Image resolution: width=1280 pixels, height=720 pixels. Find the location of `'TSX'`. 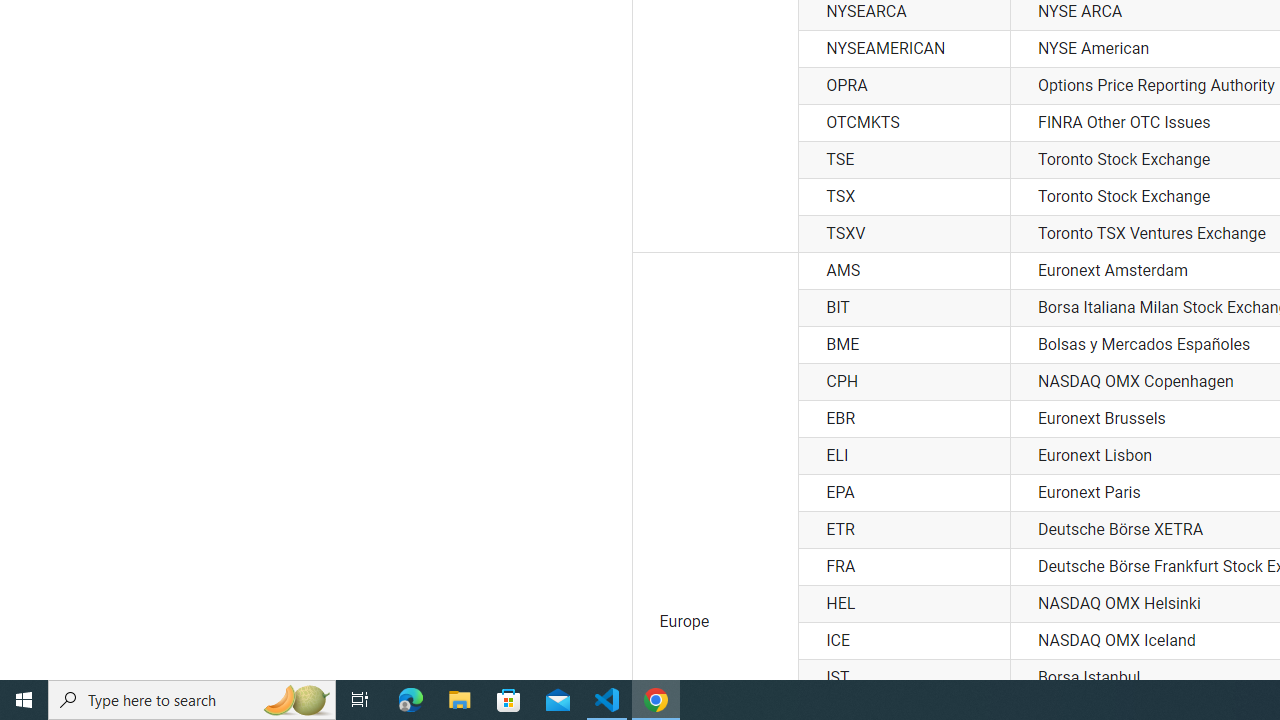

'TSX' is located at coordinates (903, 196).